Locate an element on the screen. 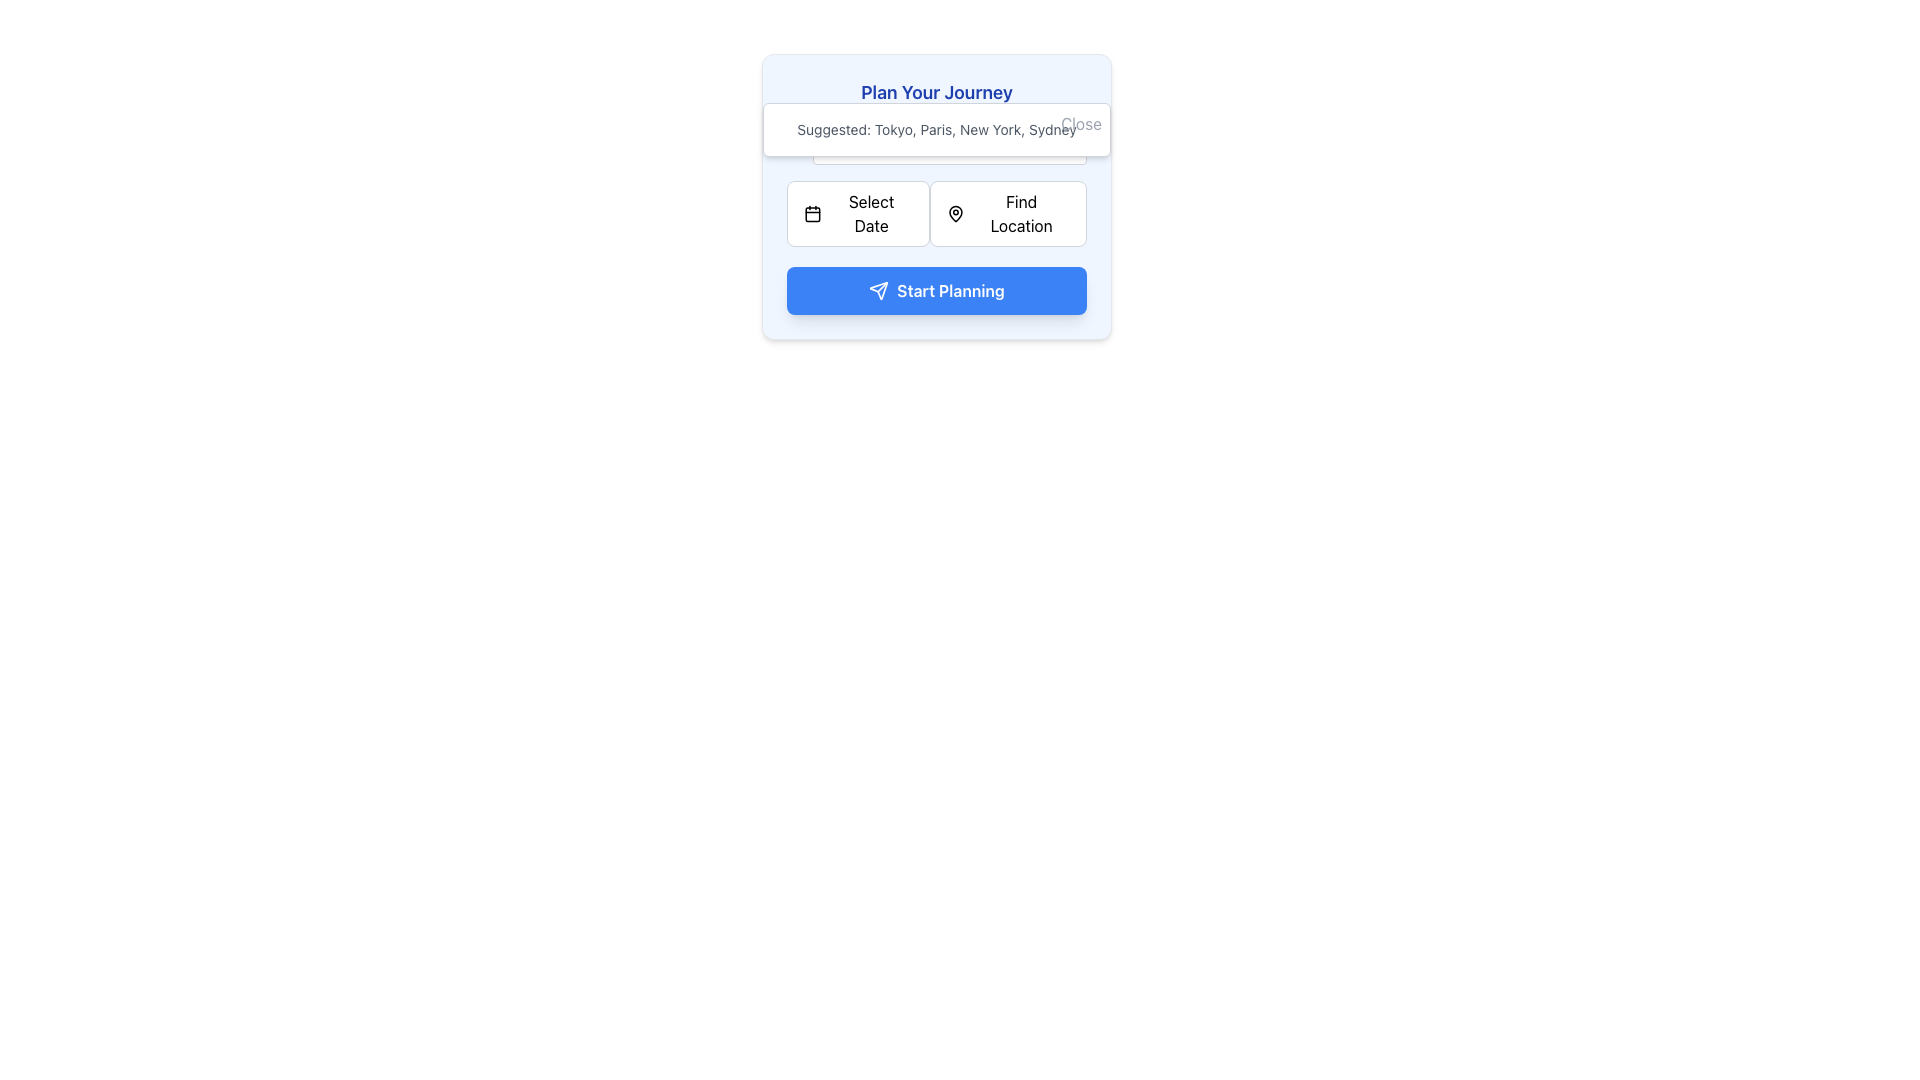 The image size is (1920, 1080). the 'Select Date' text label within the button is located at coordinates (871, 213).